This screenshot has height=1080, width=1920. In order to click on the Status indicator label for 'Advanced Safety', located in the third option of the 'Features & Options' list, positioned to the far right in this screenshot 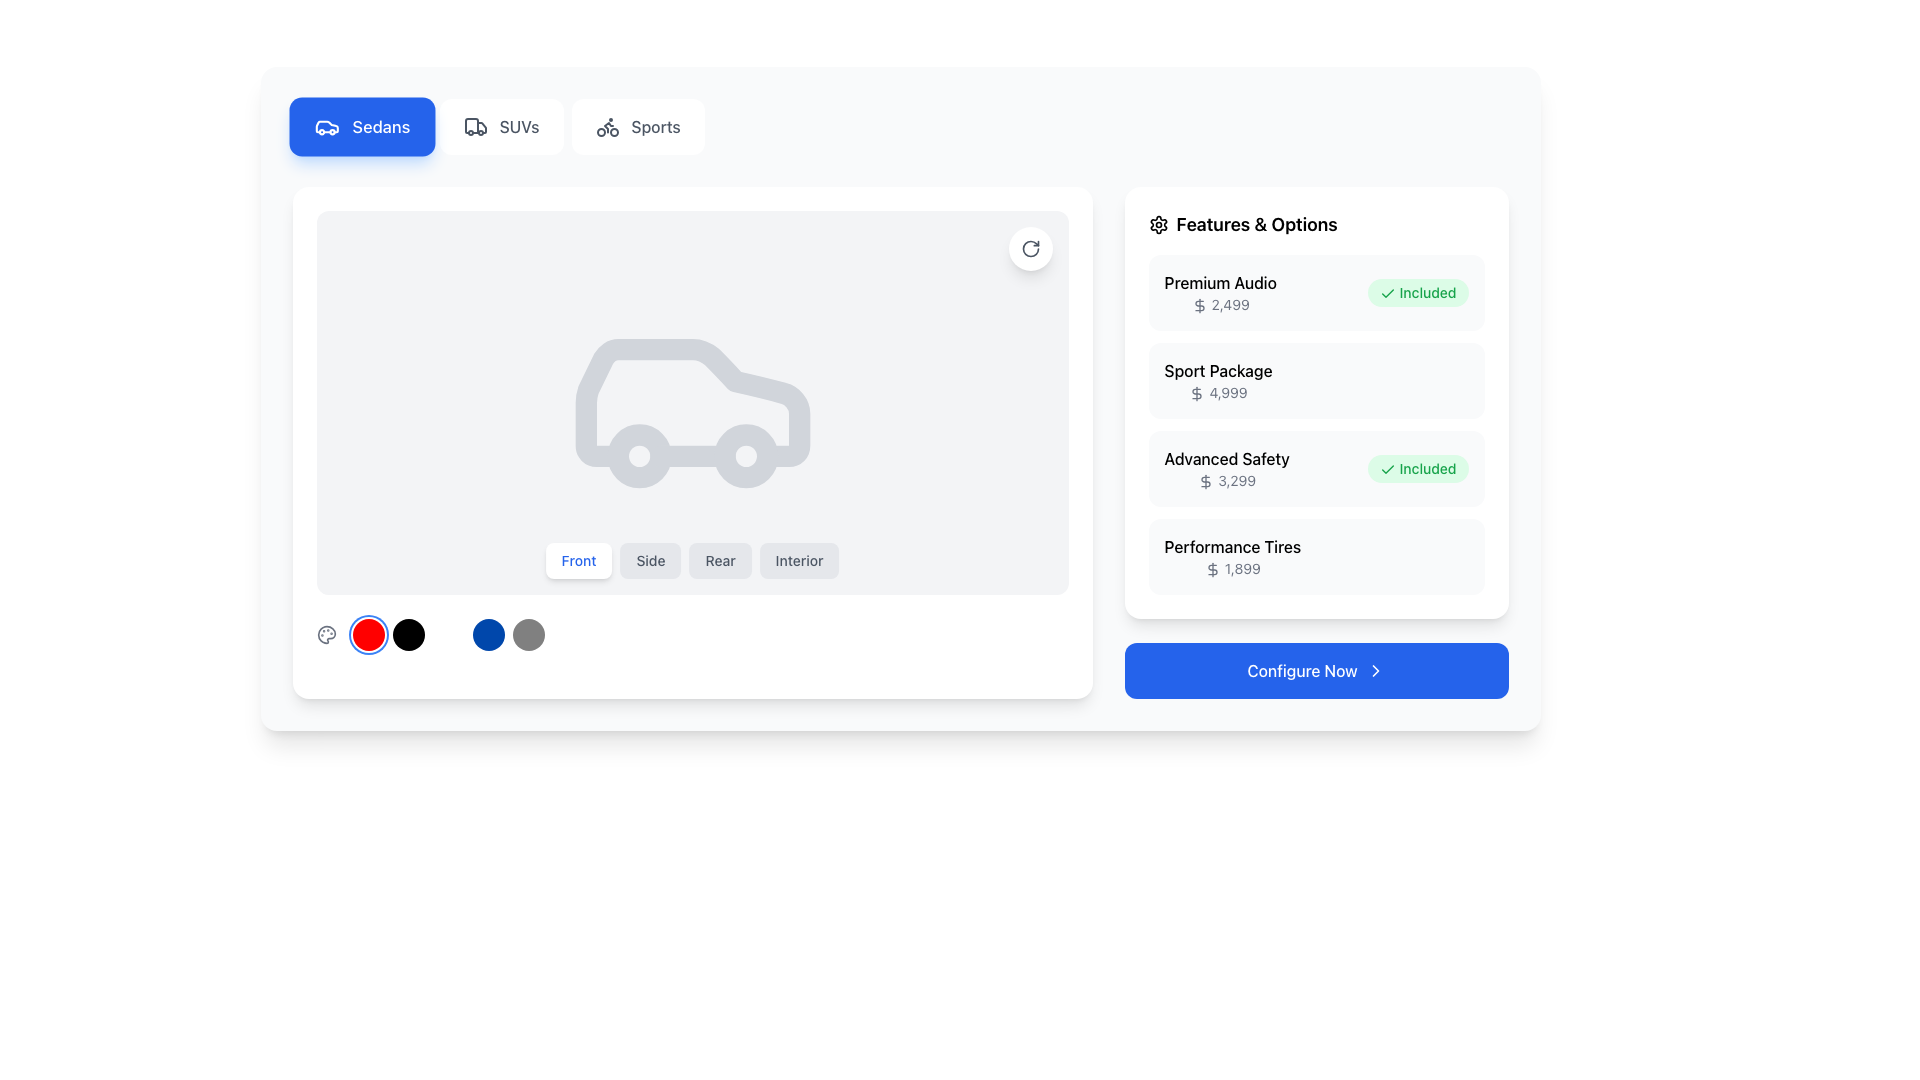, I will do `click(1417, 469)`.